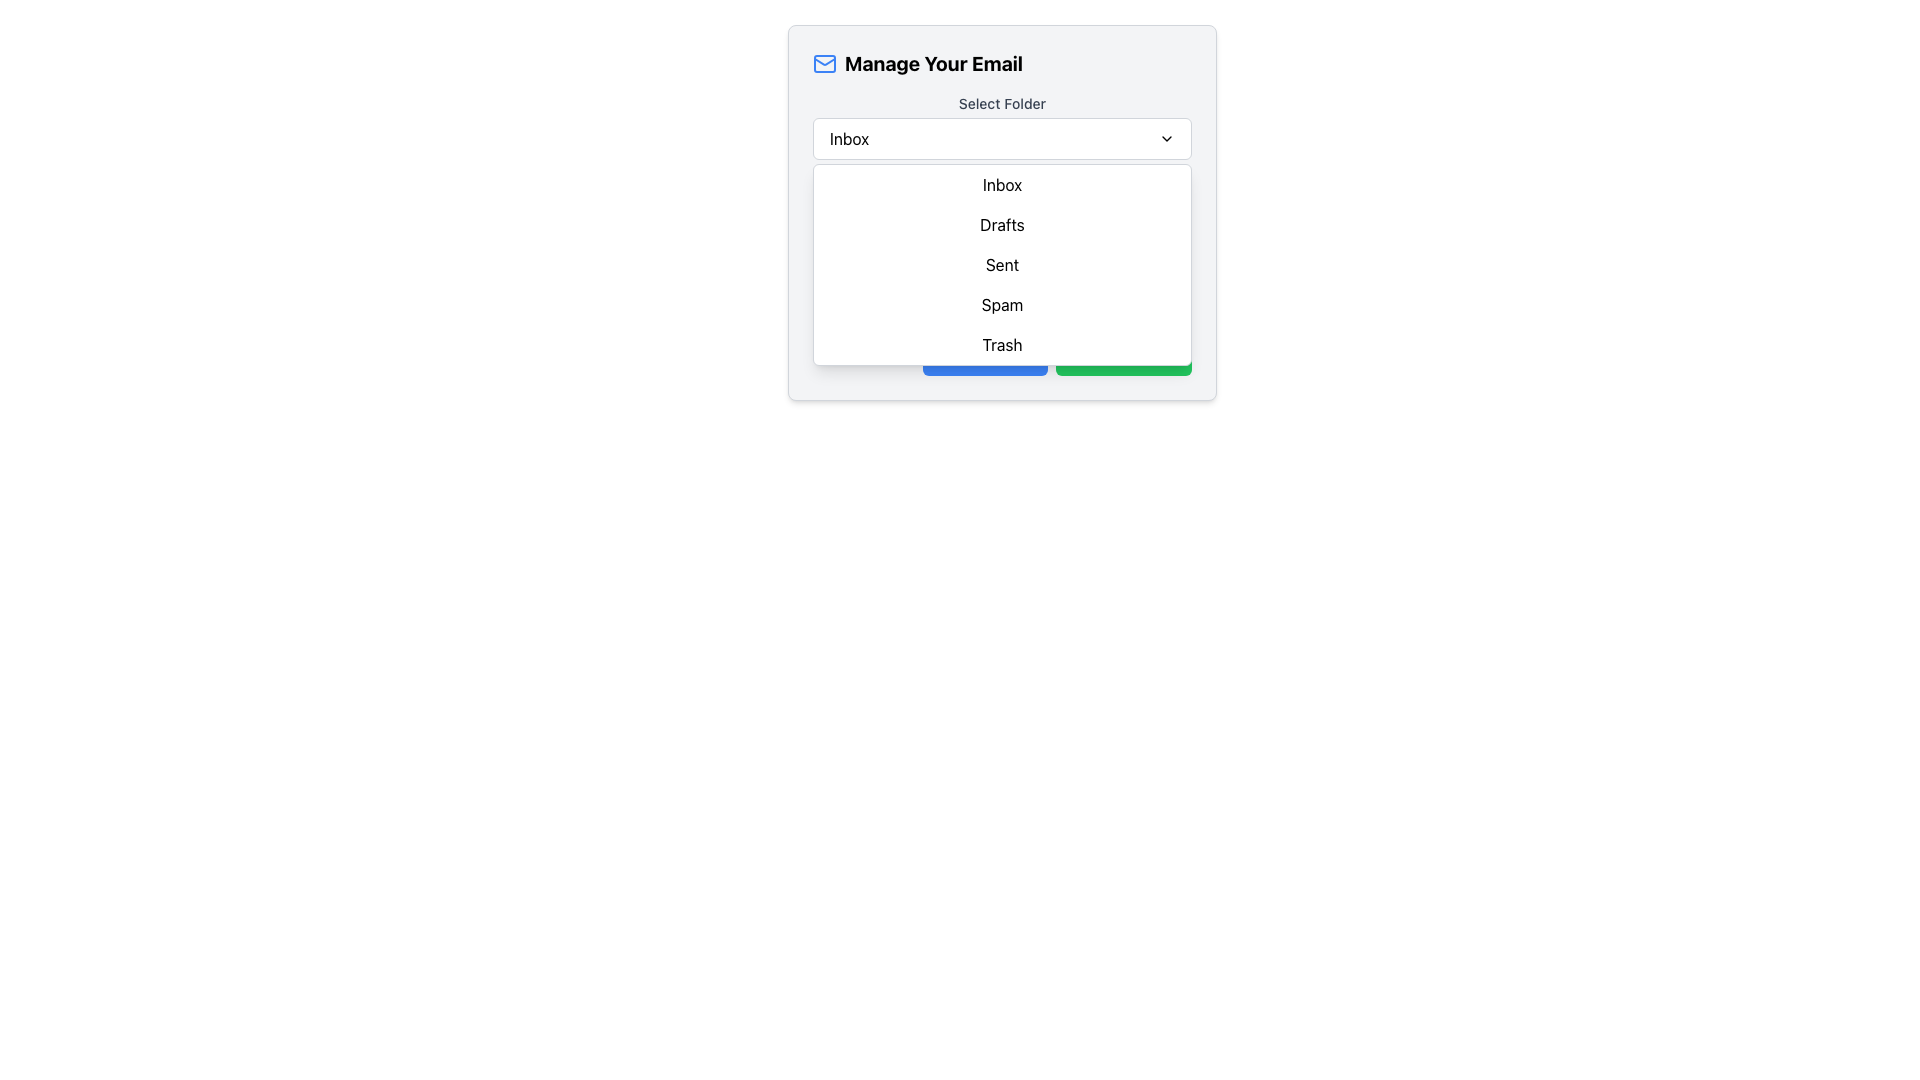 The height and width of the screenshot is (1080, 1920). I want to click on the text item displaying 'Sent' in the dropdown menu to trigger the hover effect, so click(1002, 264).